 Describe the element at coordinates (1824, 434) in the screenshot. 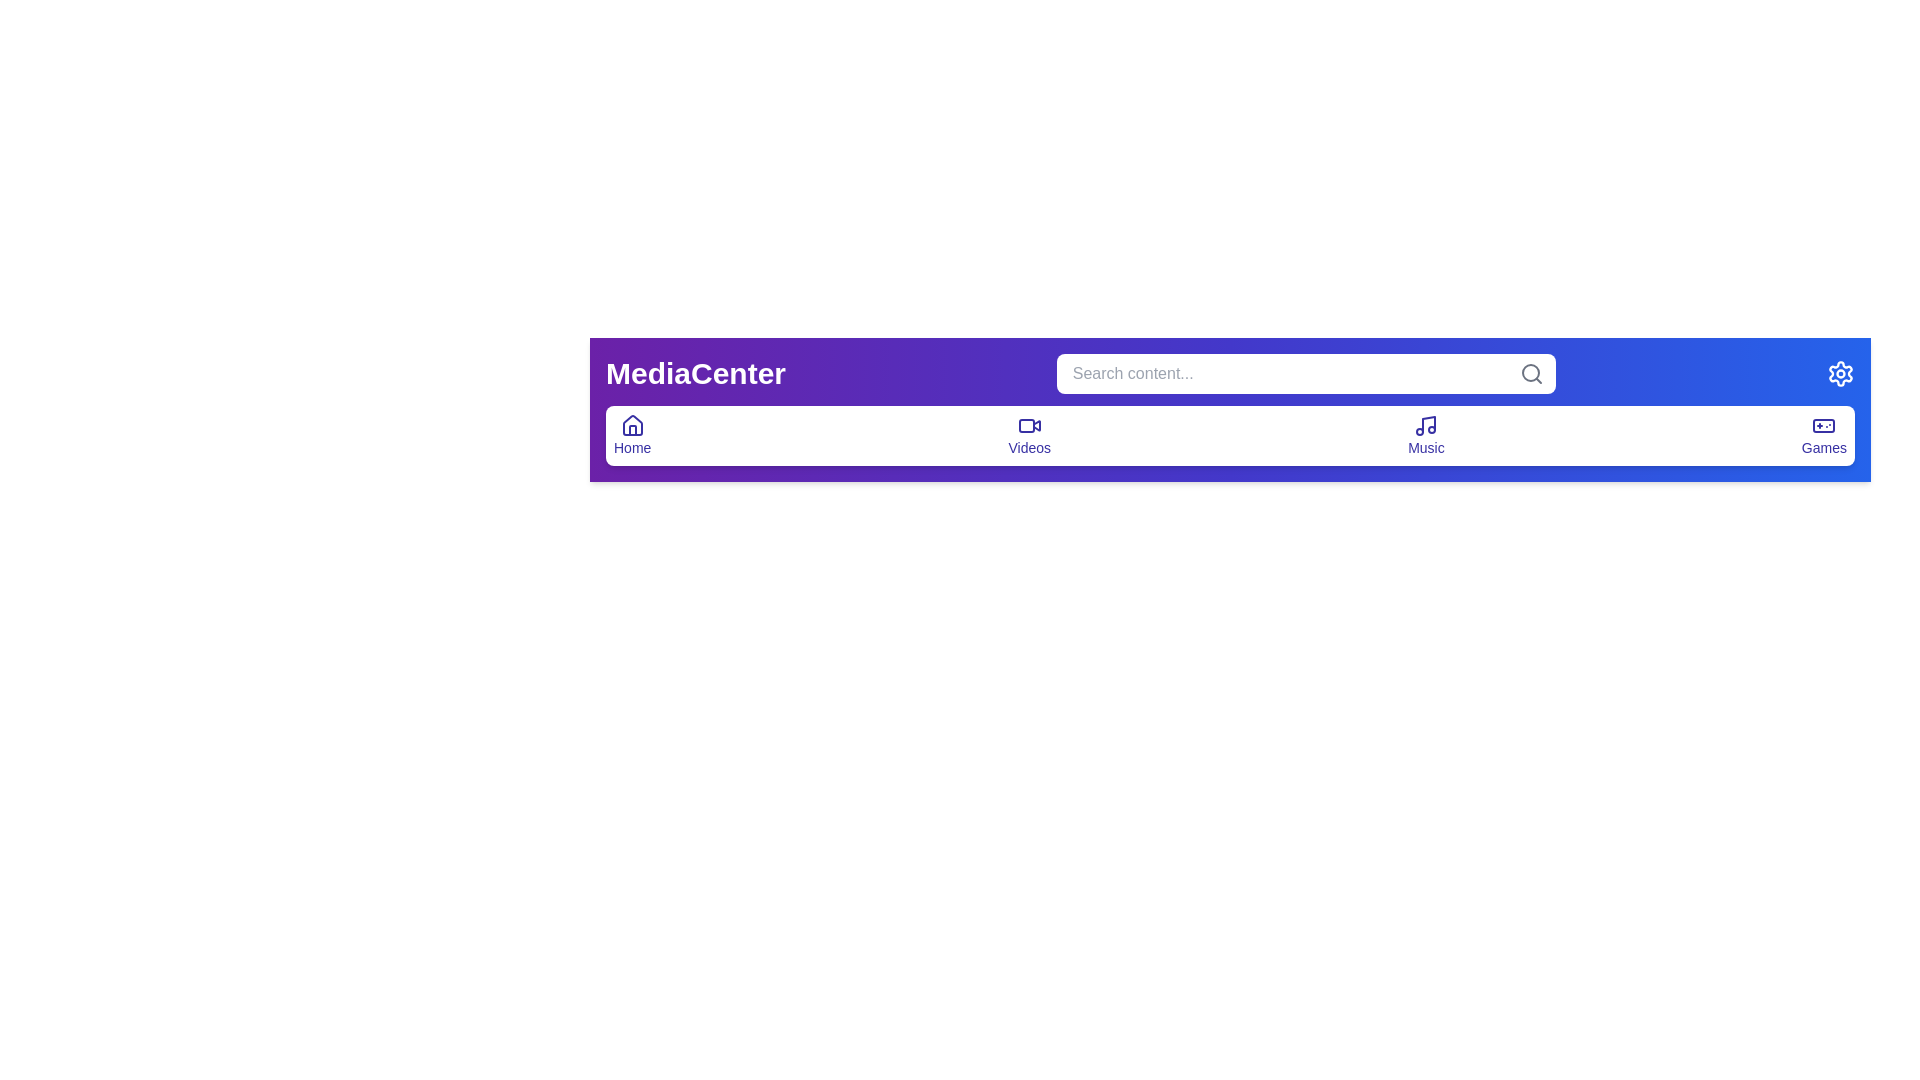

I see `the 'Games' icon to navigate to the games section` at that location.